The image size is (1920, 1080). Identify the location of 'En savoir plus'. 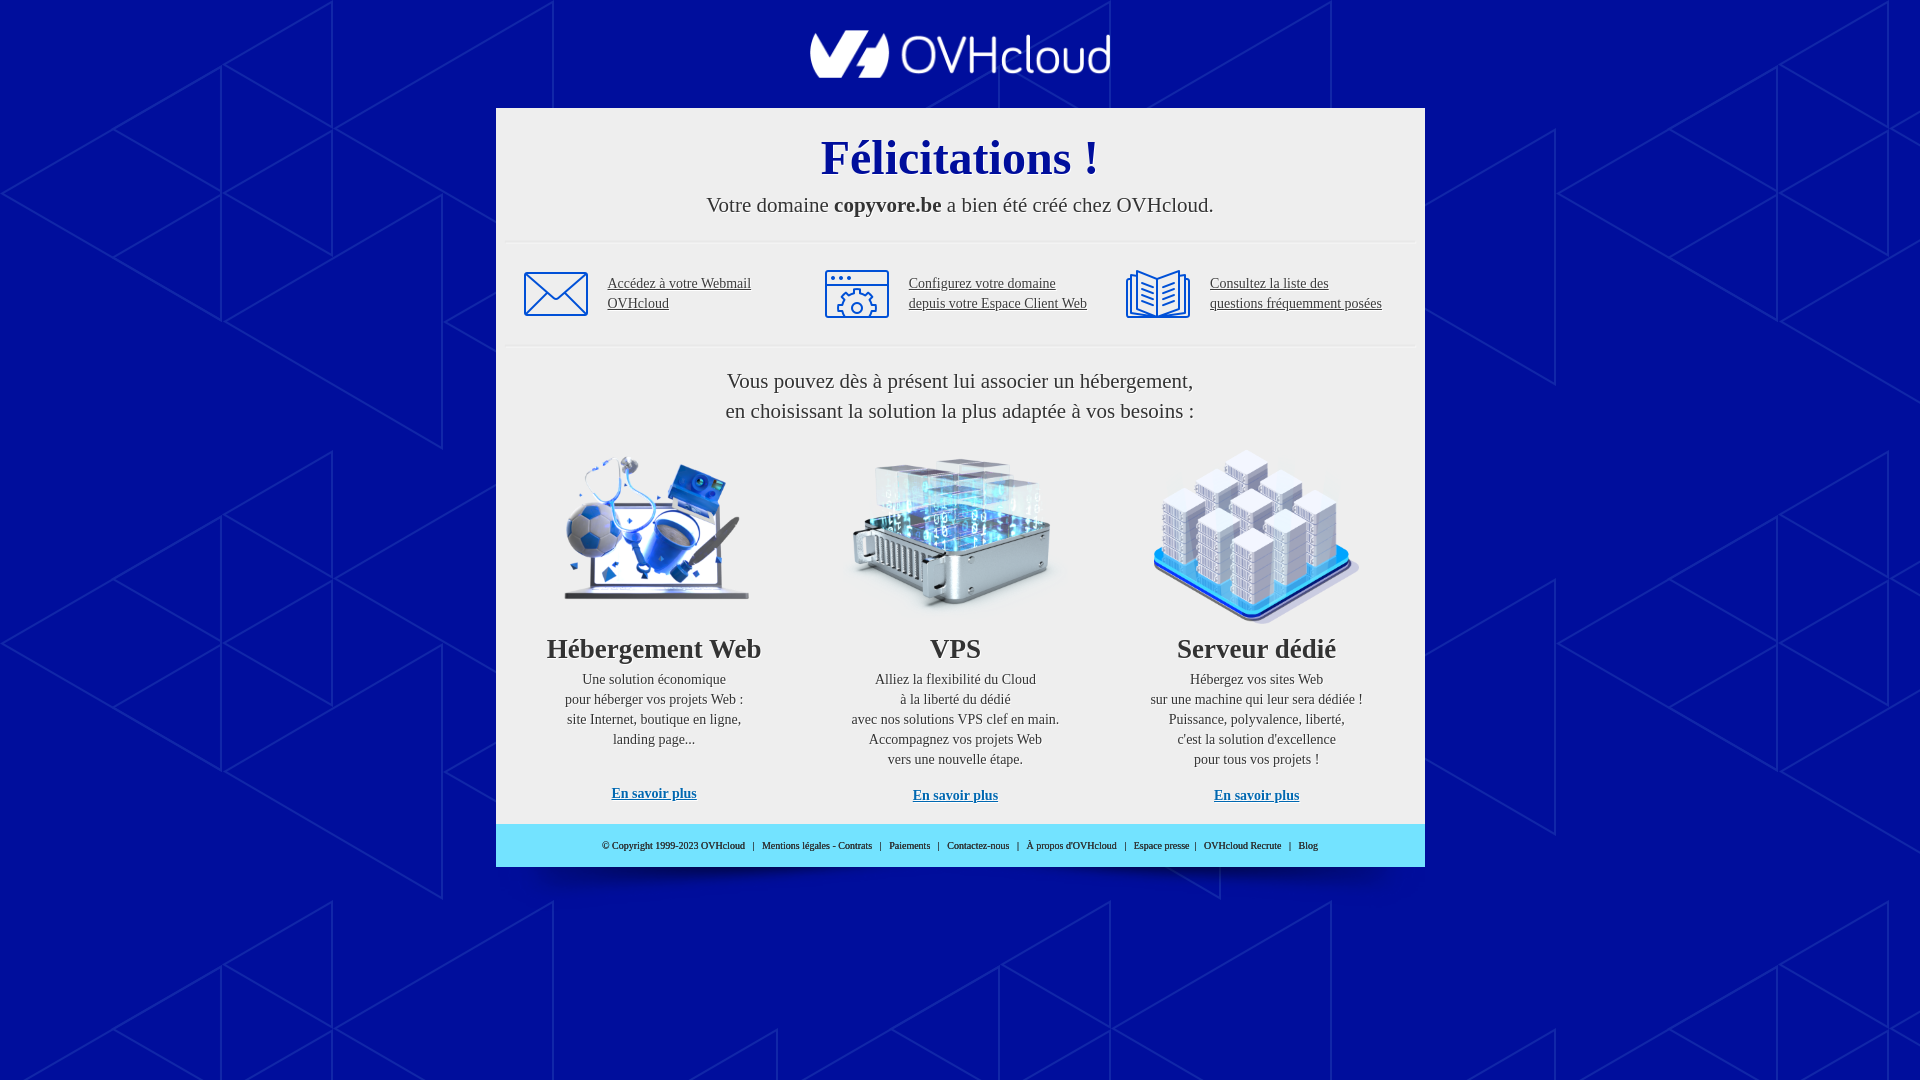
(653, 792).